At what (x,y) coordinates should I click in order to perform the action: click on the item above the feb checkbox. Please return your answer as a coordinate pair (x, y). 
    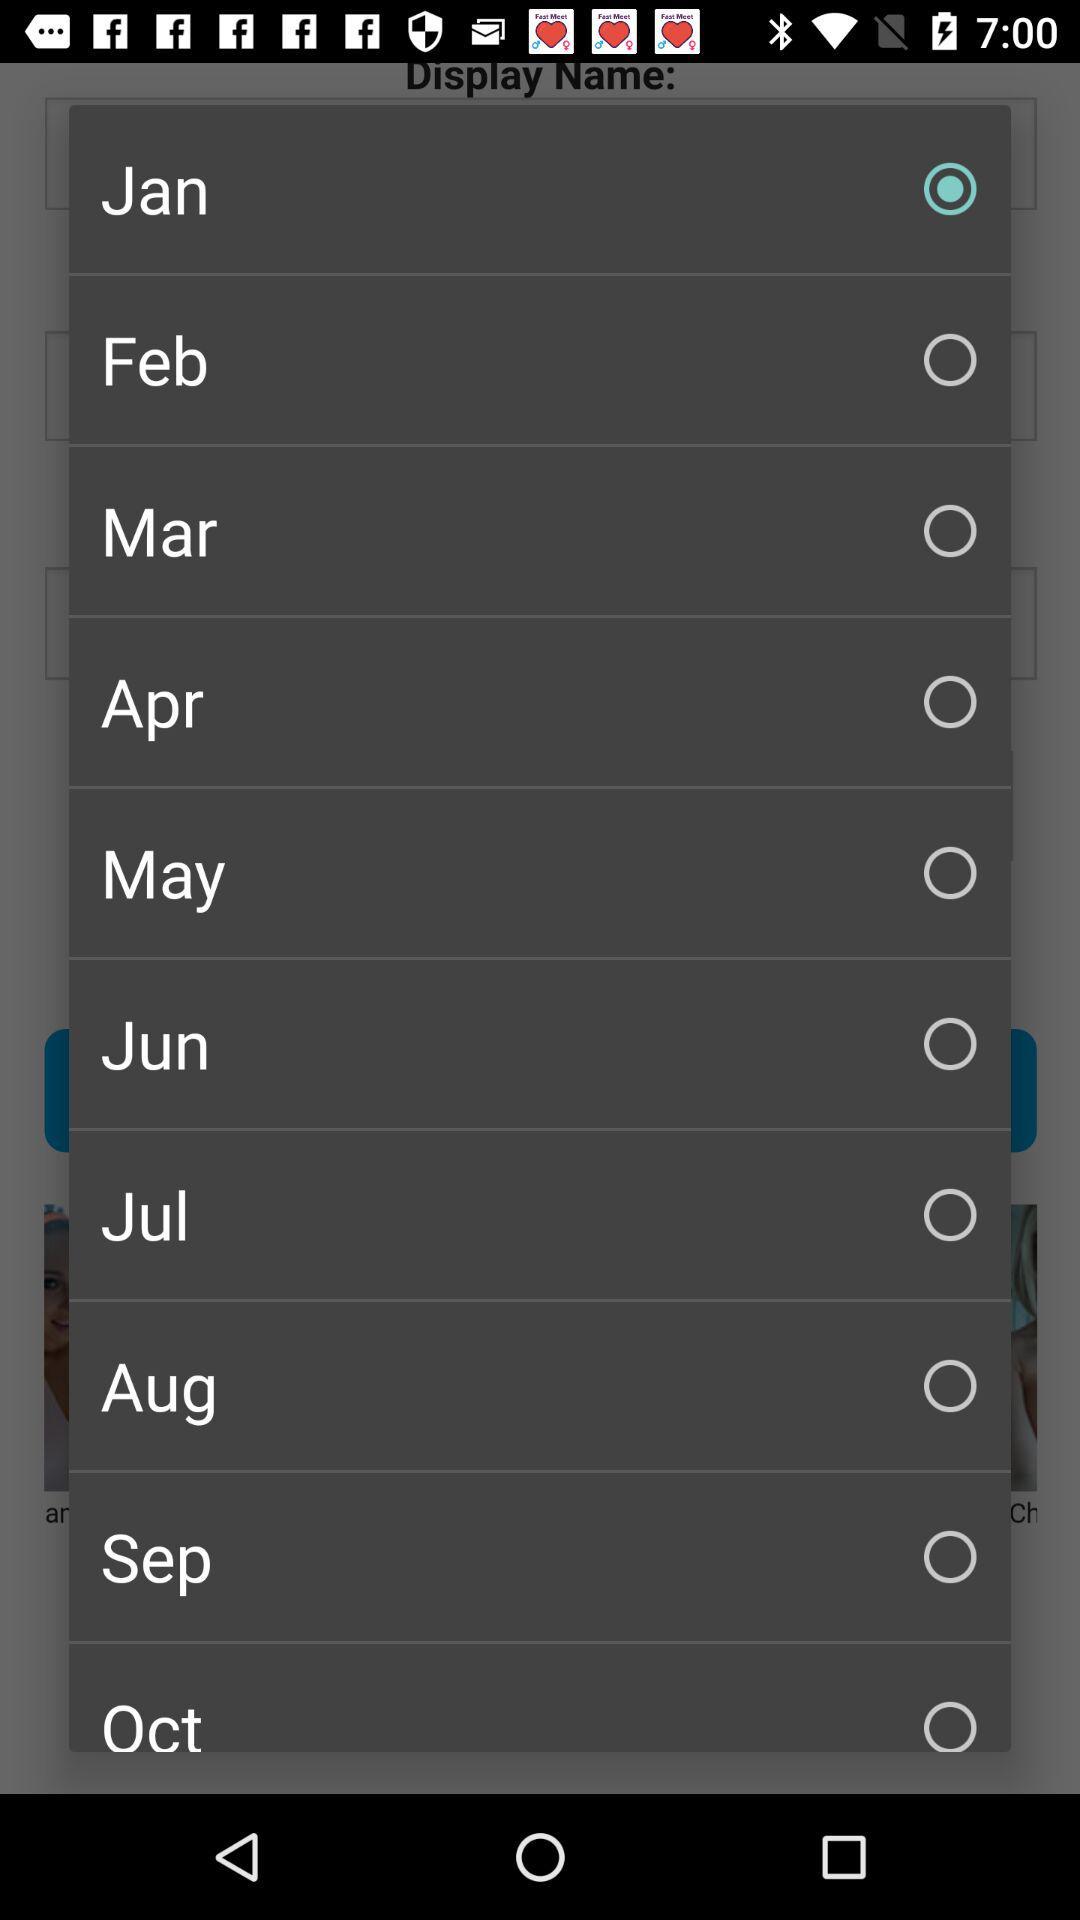
    Looking at the image, I should click on (540, 188).